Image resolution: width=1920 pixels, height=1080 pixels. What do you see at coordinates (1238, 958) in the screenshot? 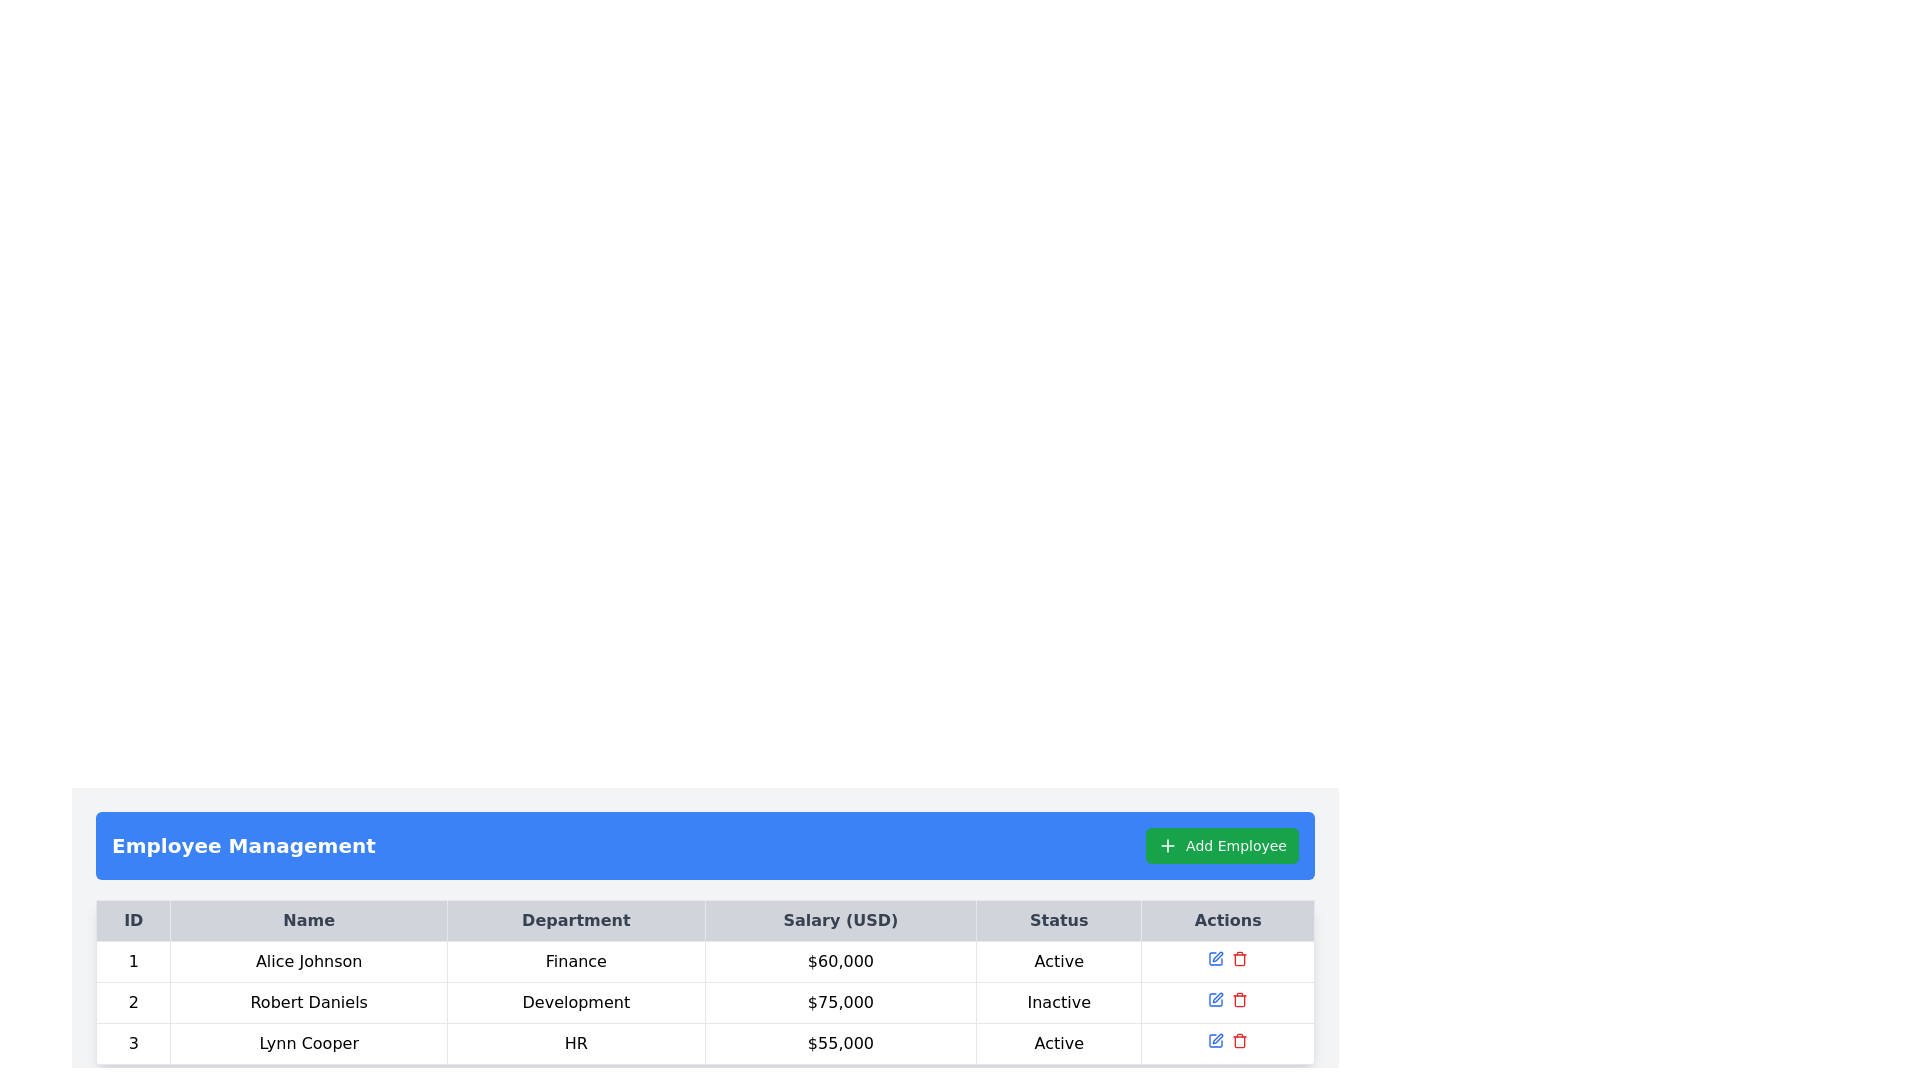
I see `the delete icon button in the 'Actions' column for the third row in the table` at bounding box center [1238, 958].